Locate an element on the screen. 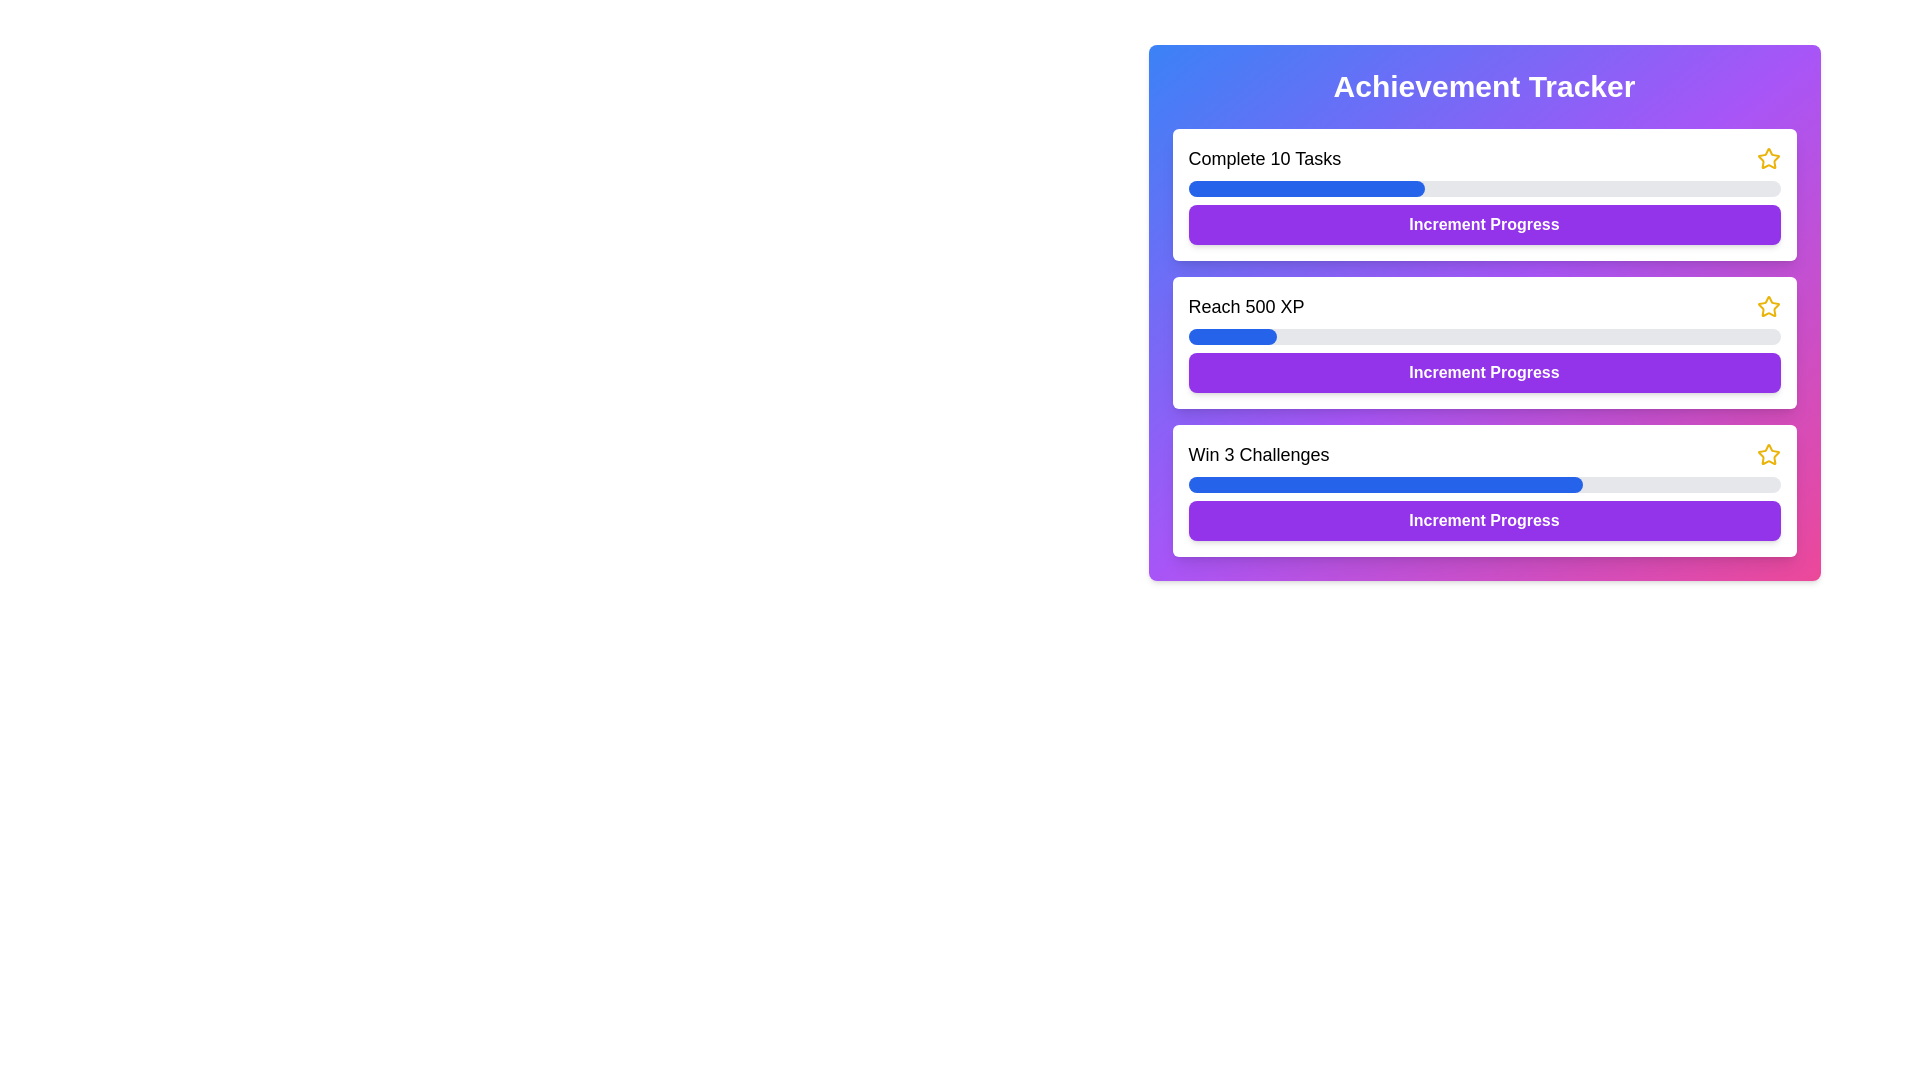  the Progress Bar located inside the 'Win 3 Challenges' card, which is the third card in a vertical list is located at coordinates (1484, 485).